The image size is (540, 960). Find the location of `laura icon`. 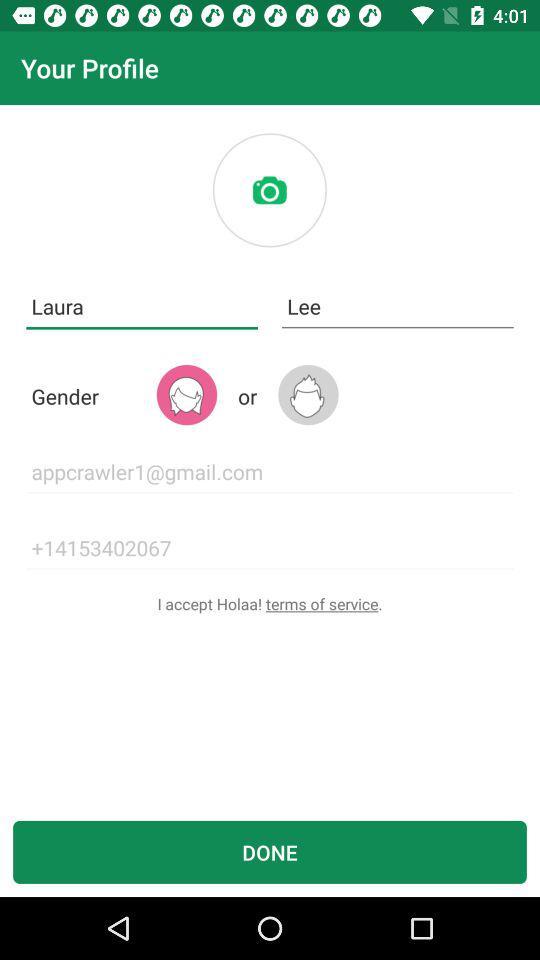

laura icon is located at coordinates (141, 307).